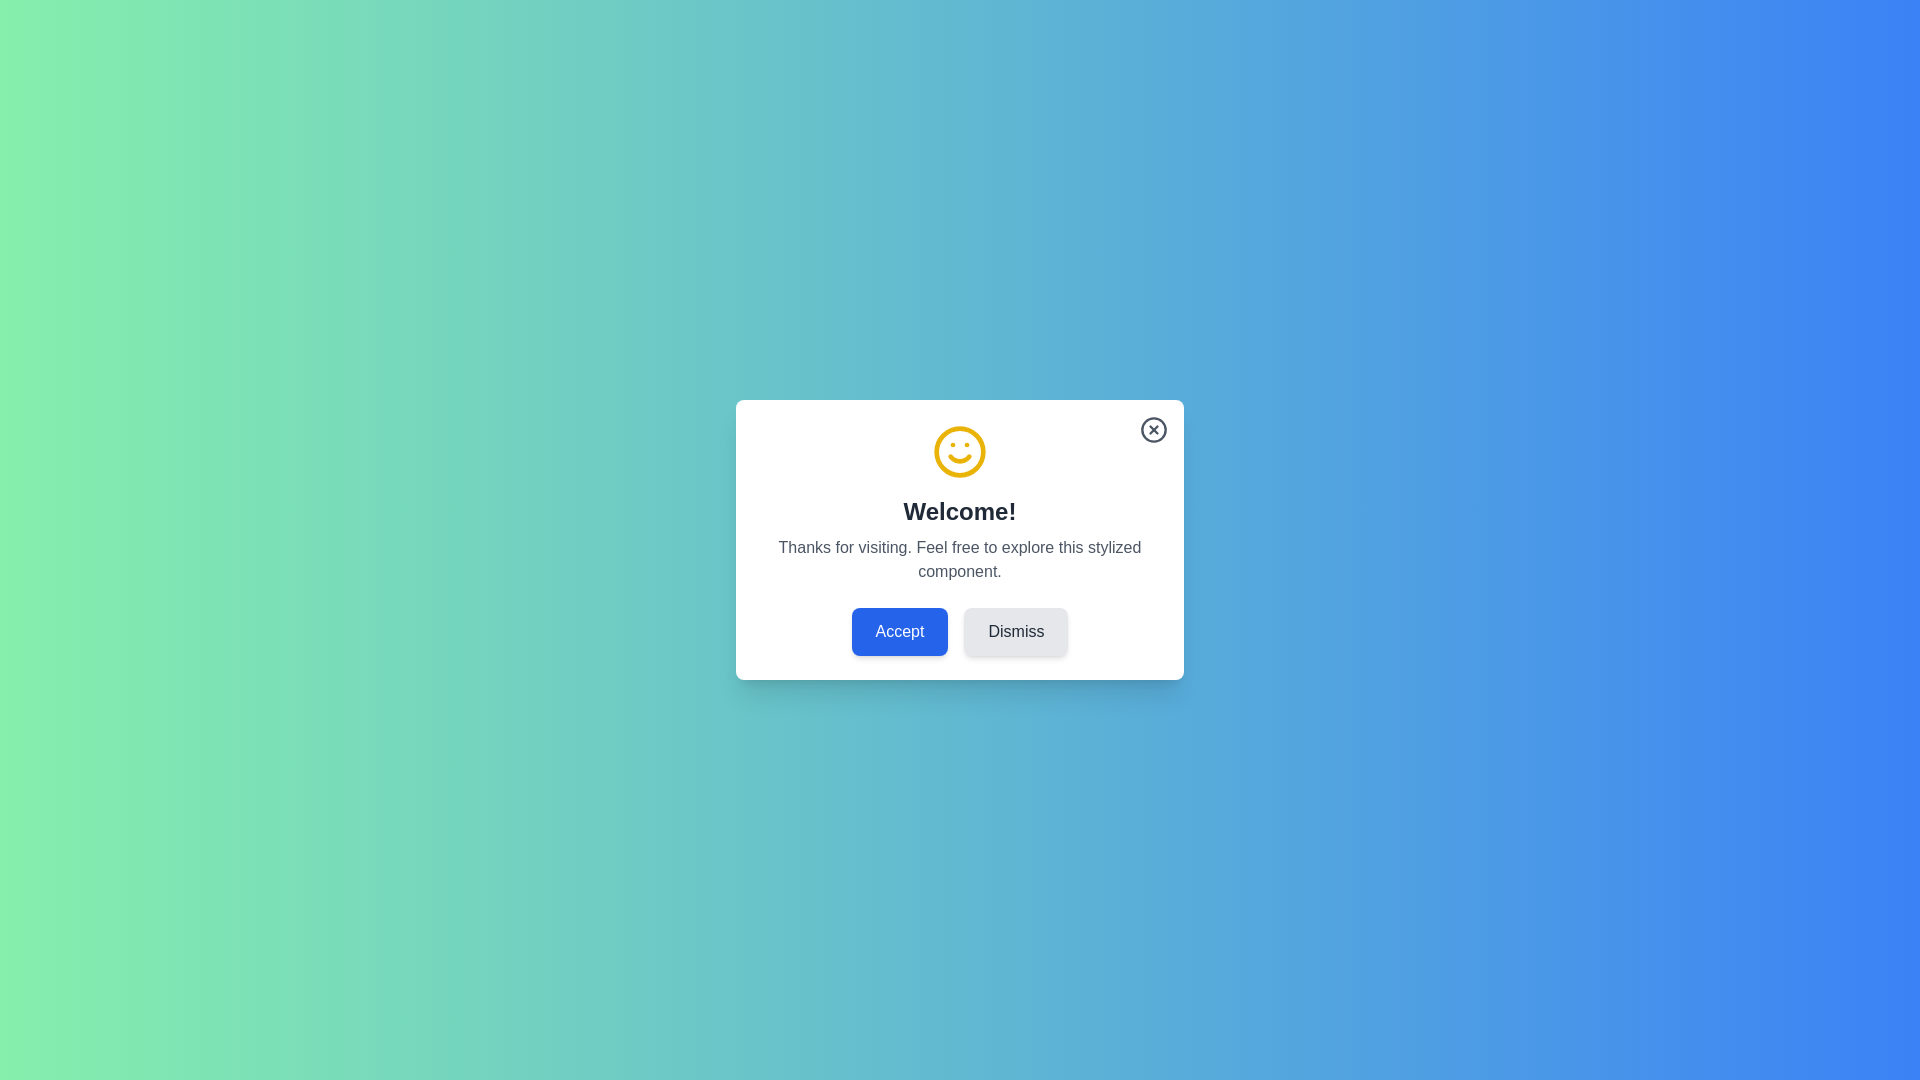  I want to click on the 'Dismiss' button to dismiss the dialog, so click(1016, 632).